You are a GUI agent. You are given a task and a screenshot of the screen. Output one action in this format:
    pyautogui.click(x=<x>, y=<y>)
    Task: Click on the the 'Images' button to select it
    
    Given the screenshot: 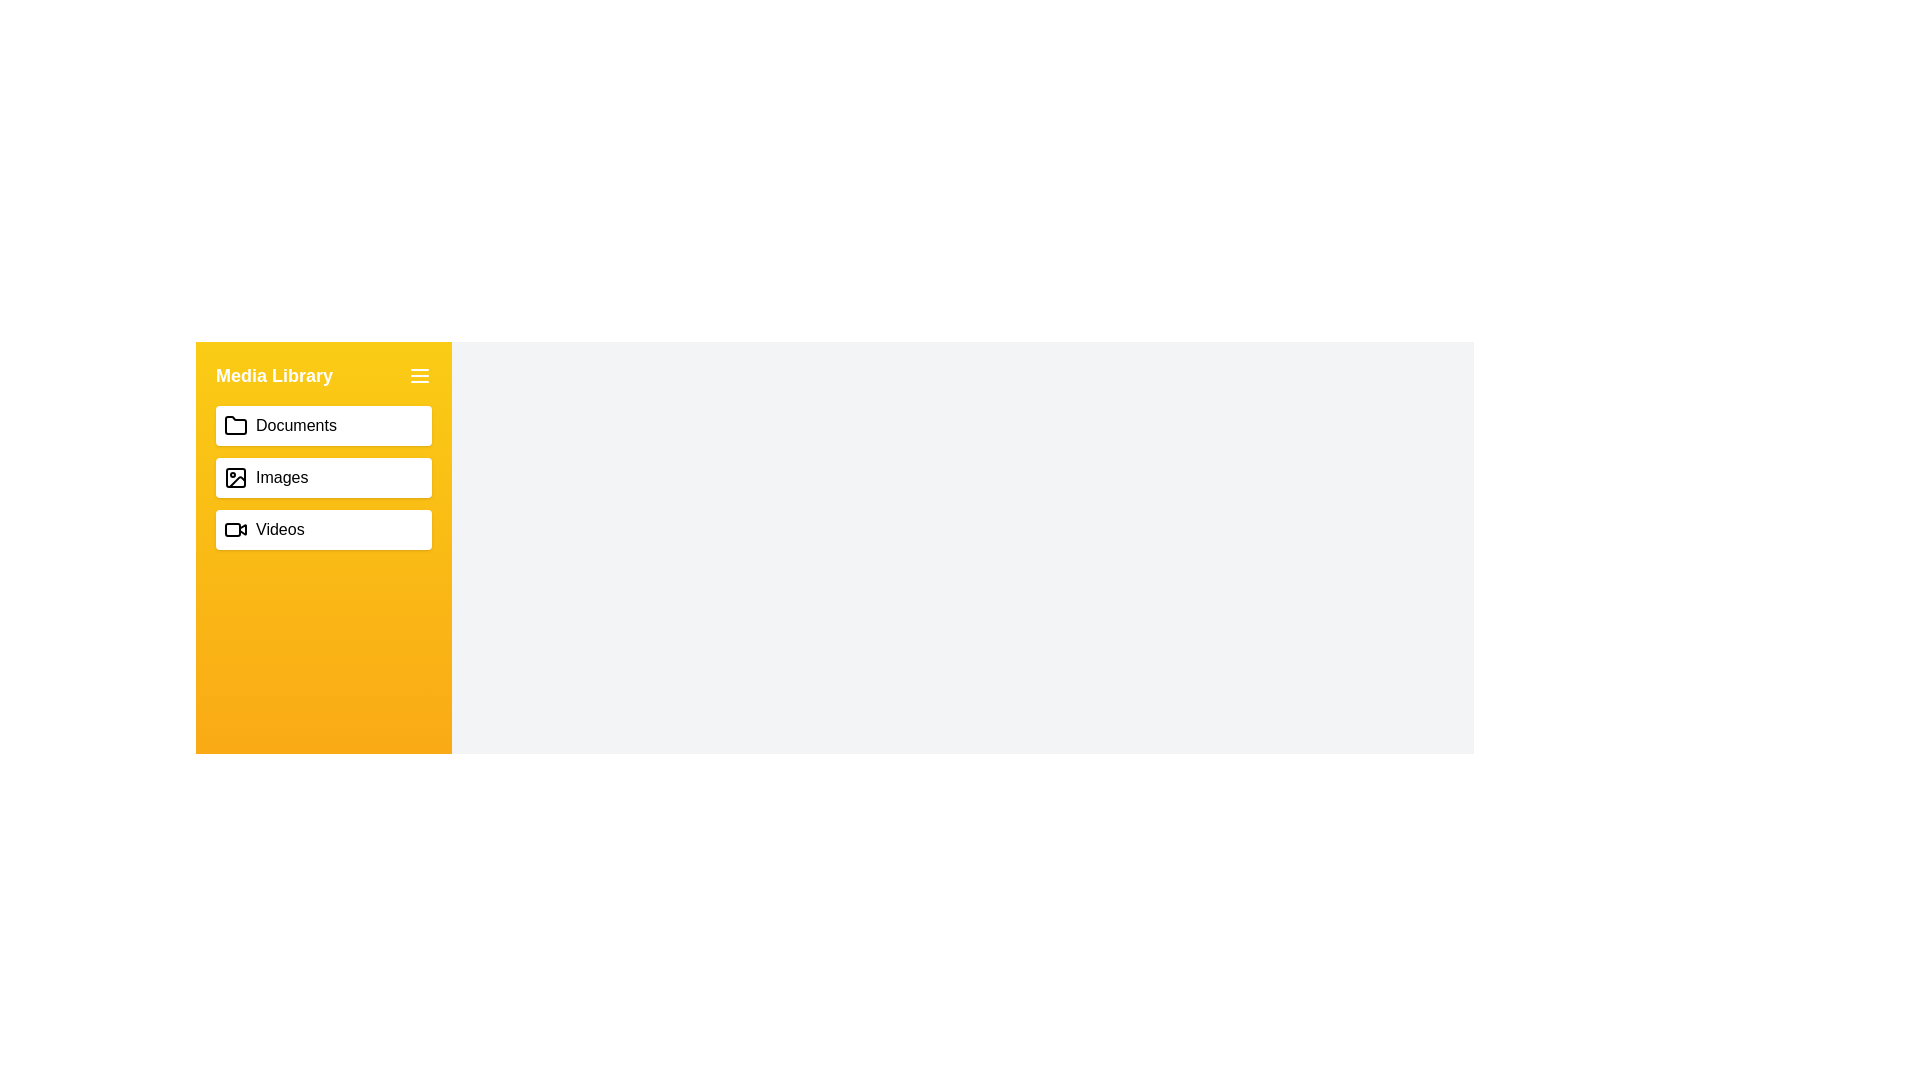 What is the action you would take?
    pyautogui.click(x=324, y=478)
    